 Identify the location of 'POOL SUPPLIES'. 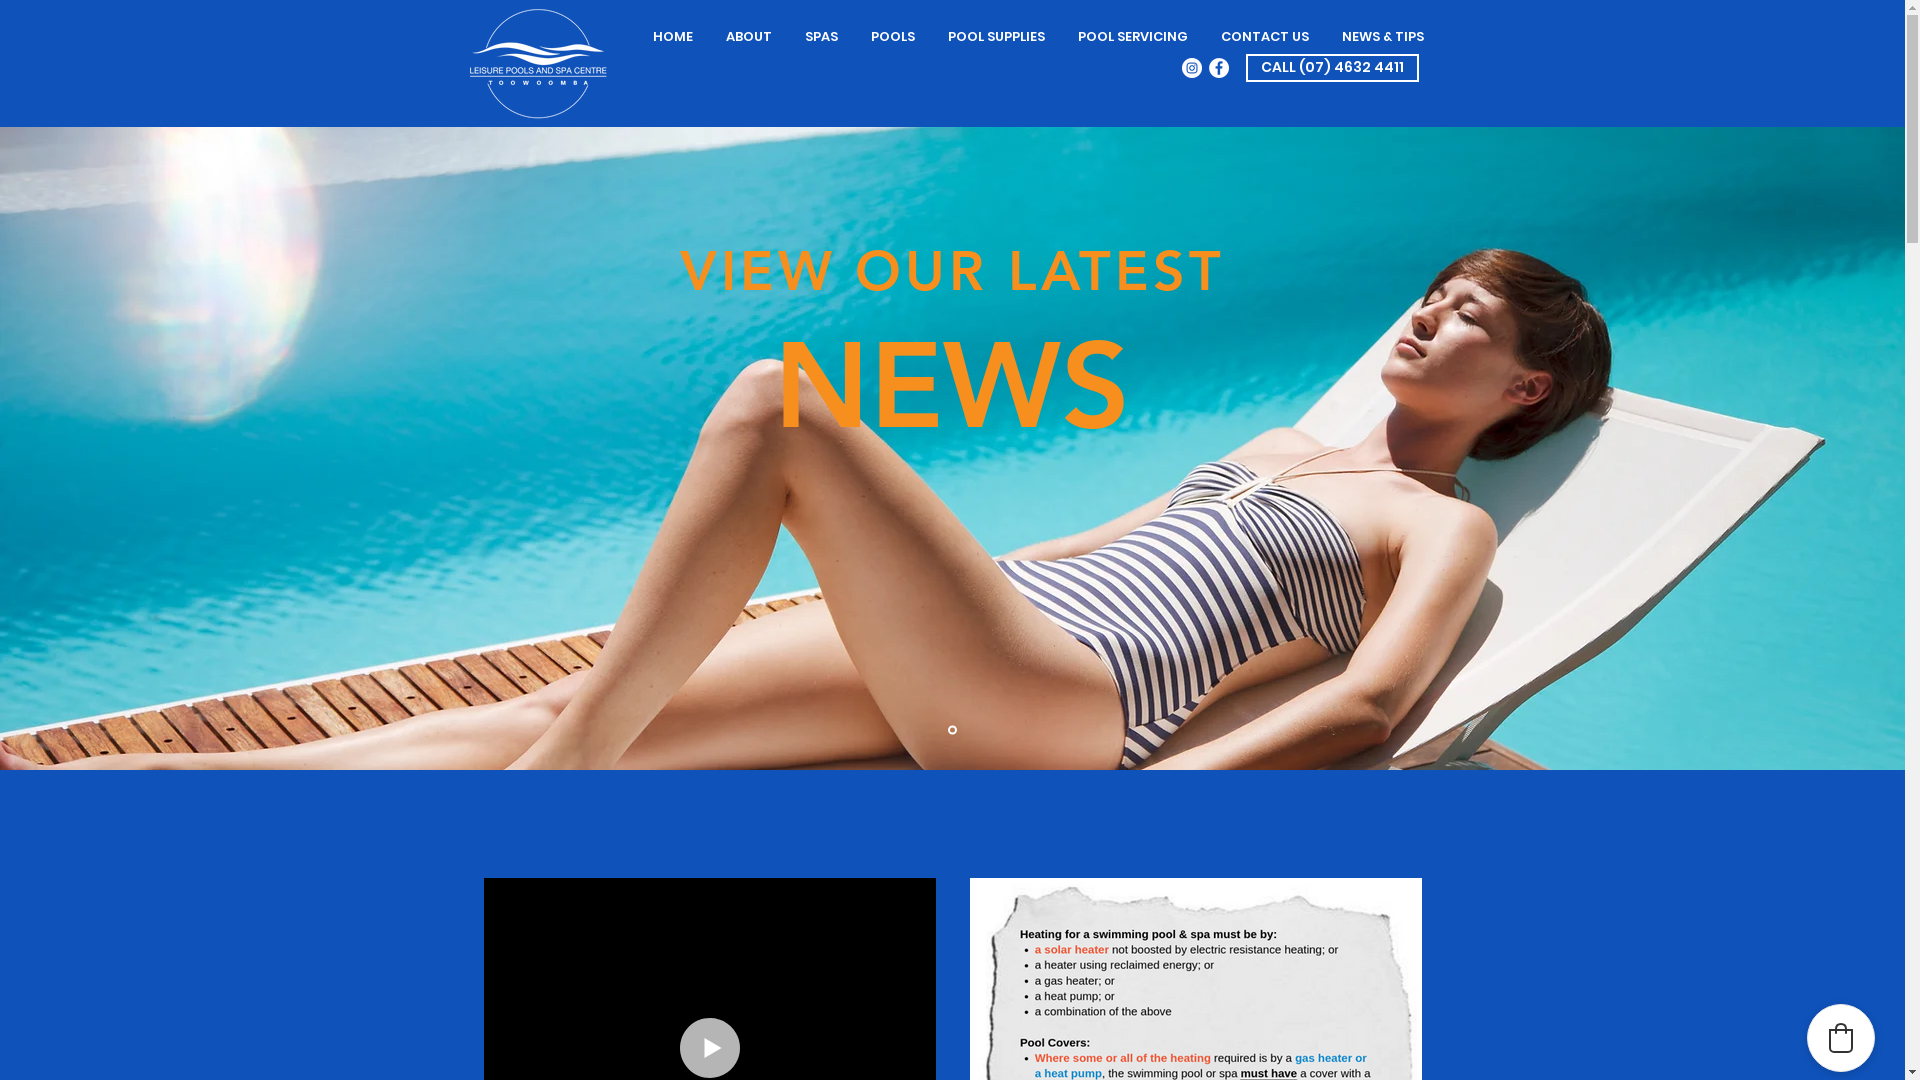
(997, 36).